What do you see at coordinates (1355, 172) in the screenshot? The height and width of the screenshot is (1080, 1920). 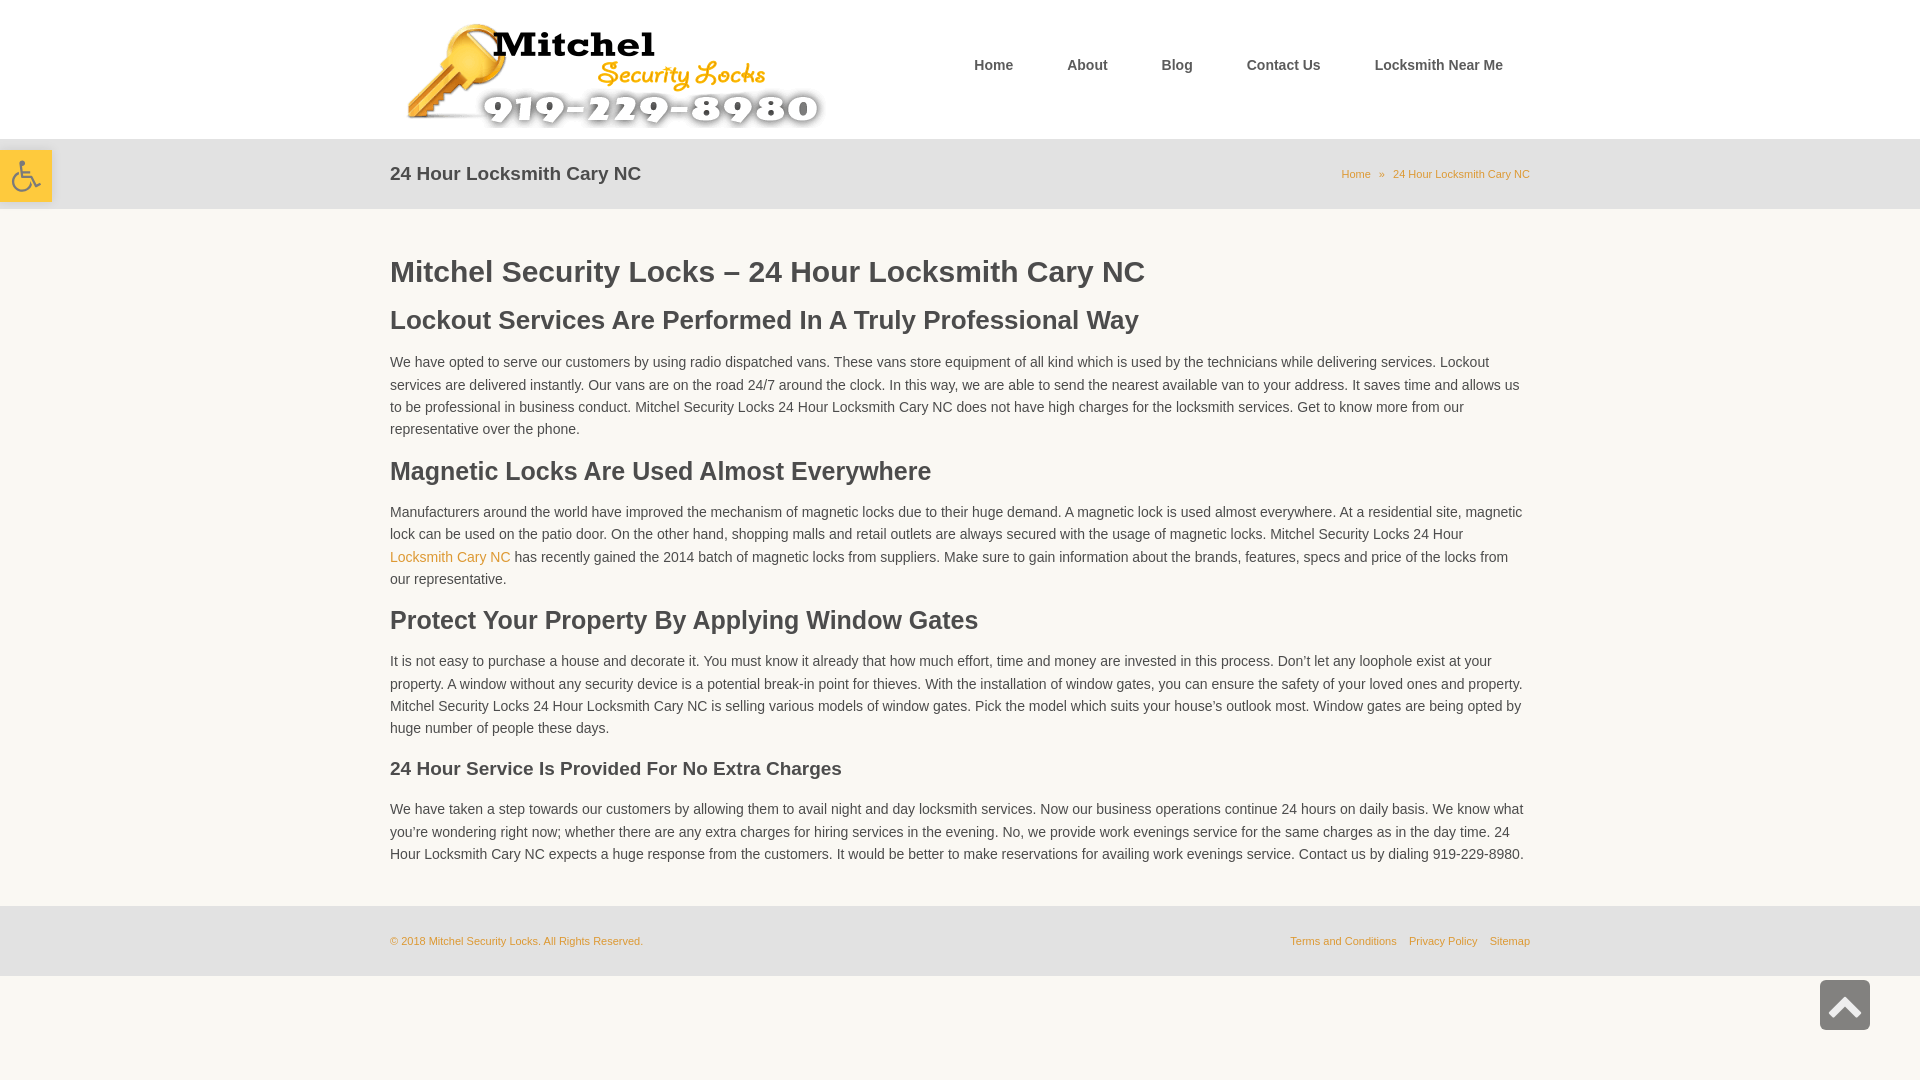 I see `'Home'` at bounding box center [1355, 172].